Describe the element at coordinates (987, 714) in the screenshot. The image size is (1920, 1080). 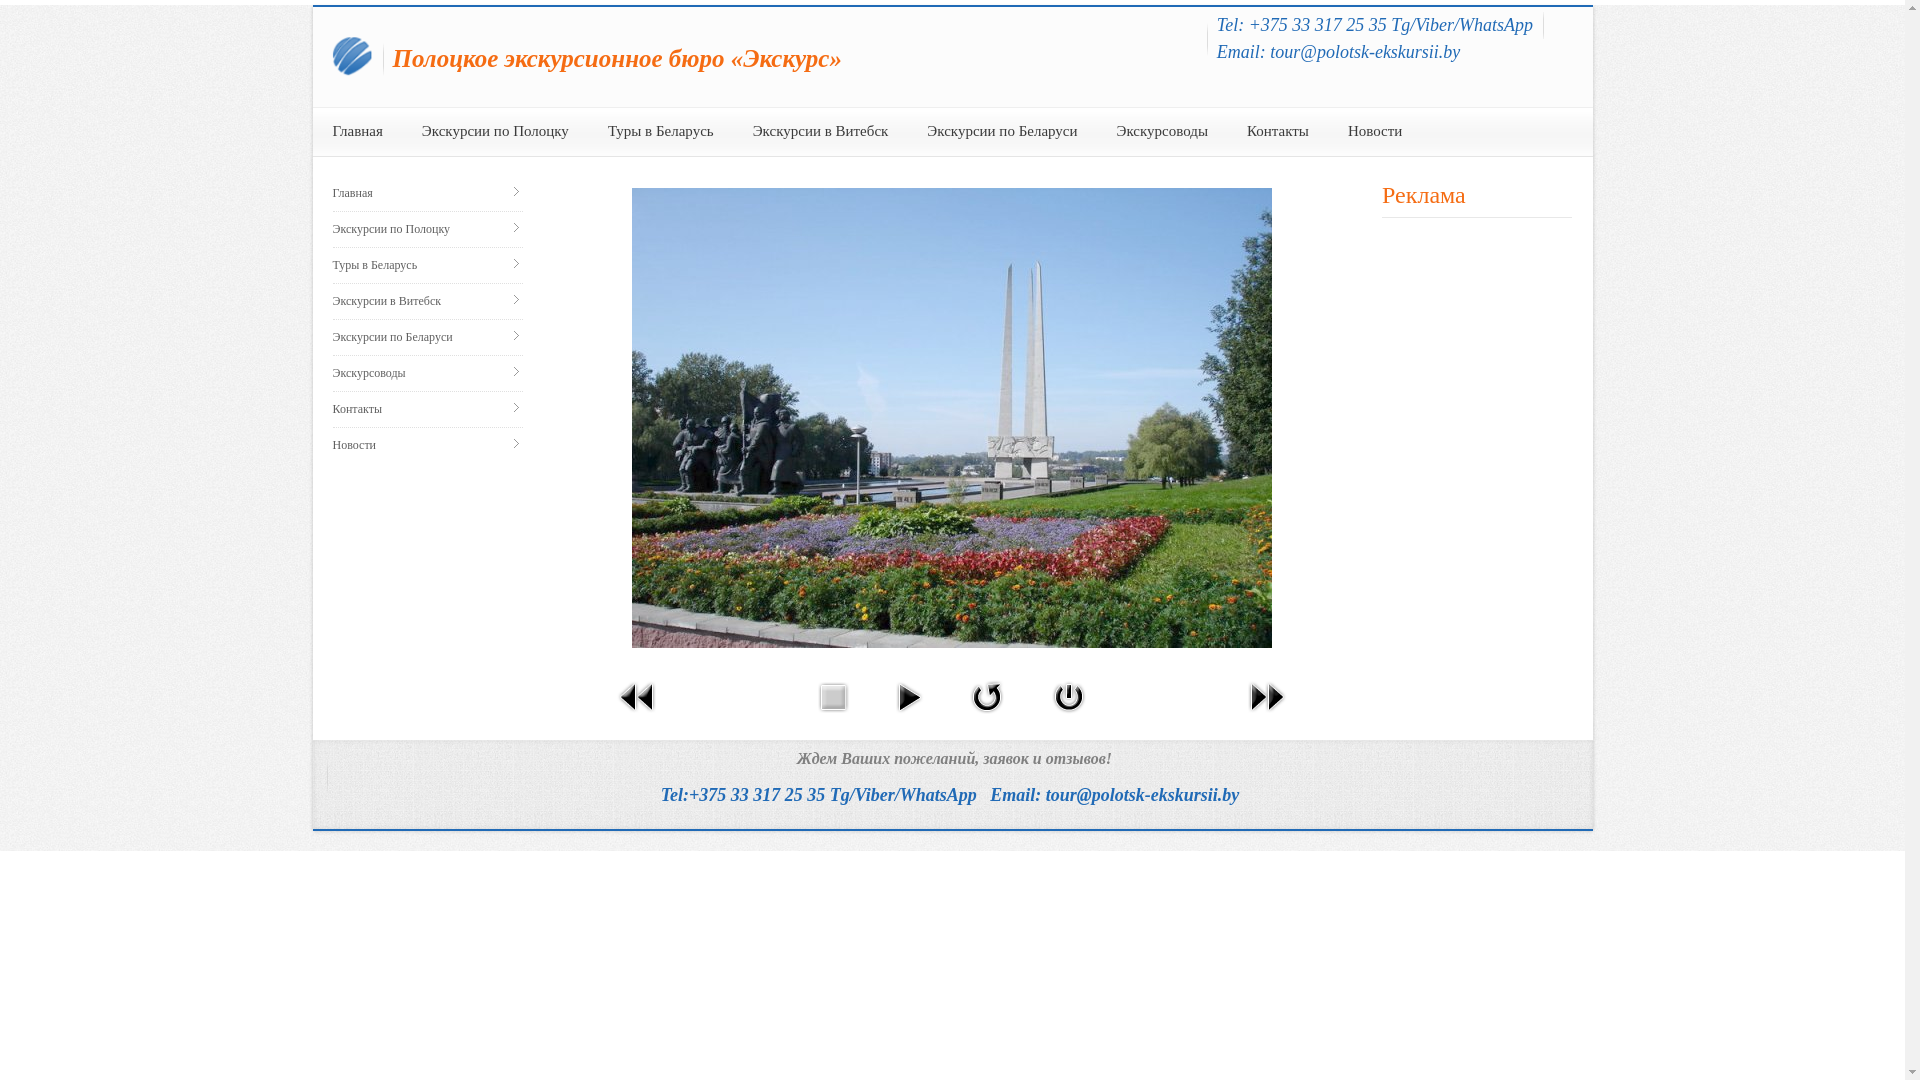
I see `'Refresh'` at that location.